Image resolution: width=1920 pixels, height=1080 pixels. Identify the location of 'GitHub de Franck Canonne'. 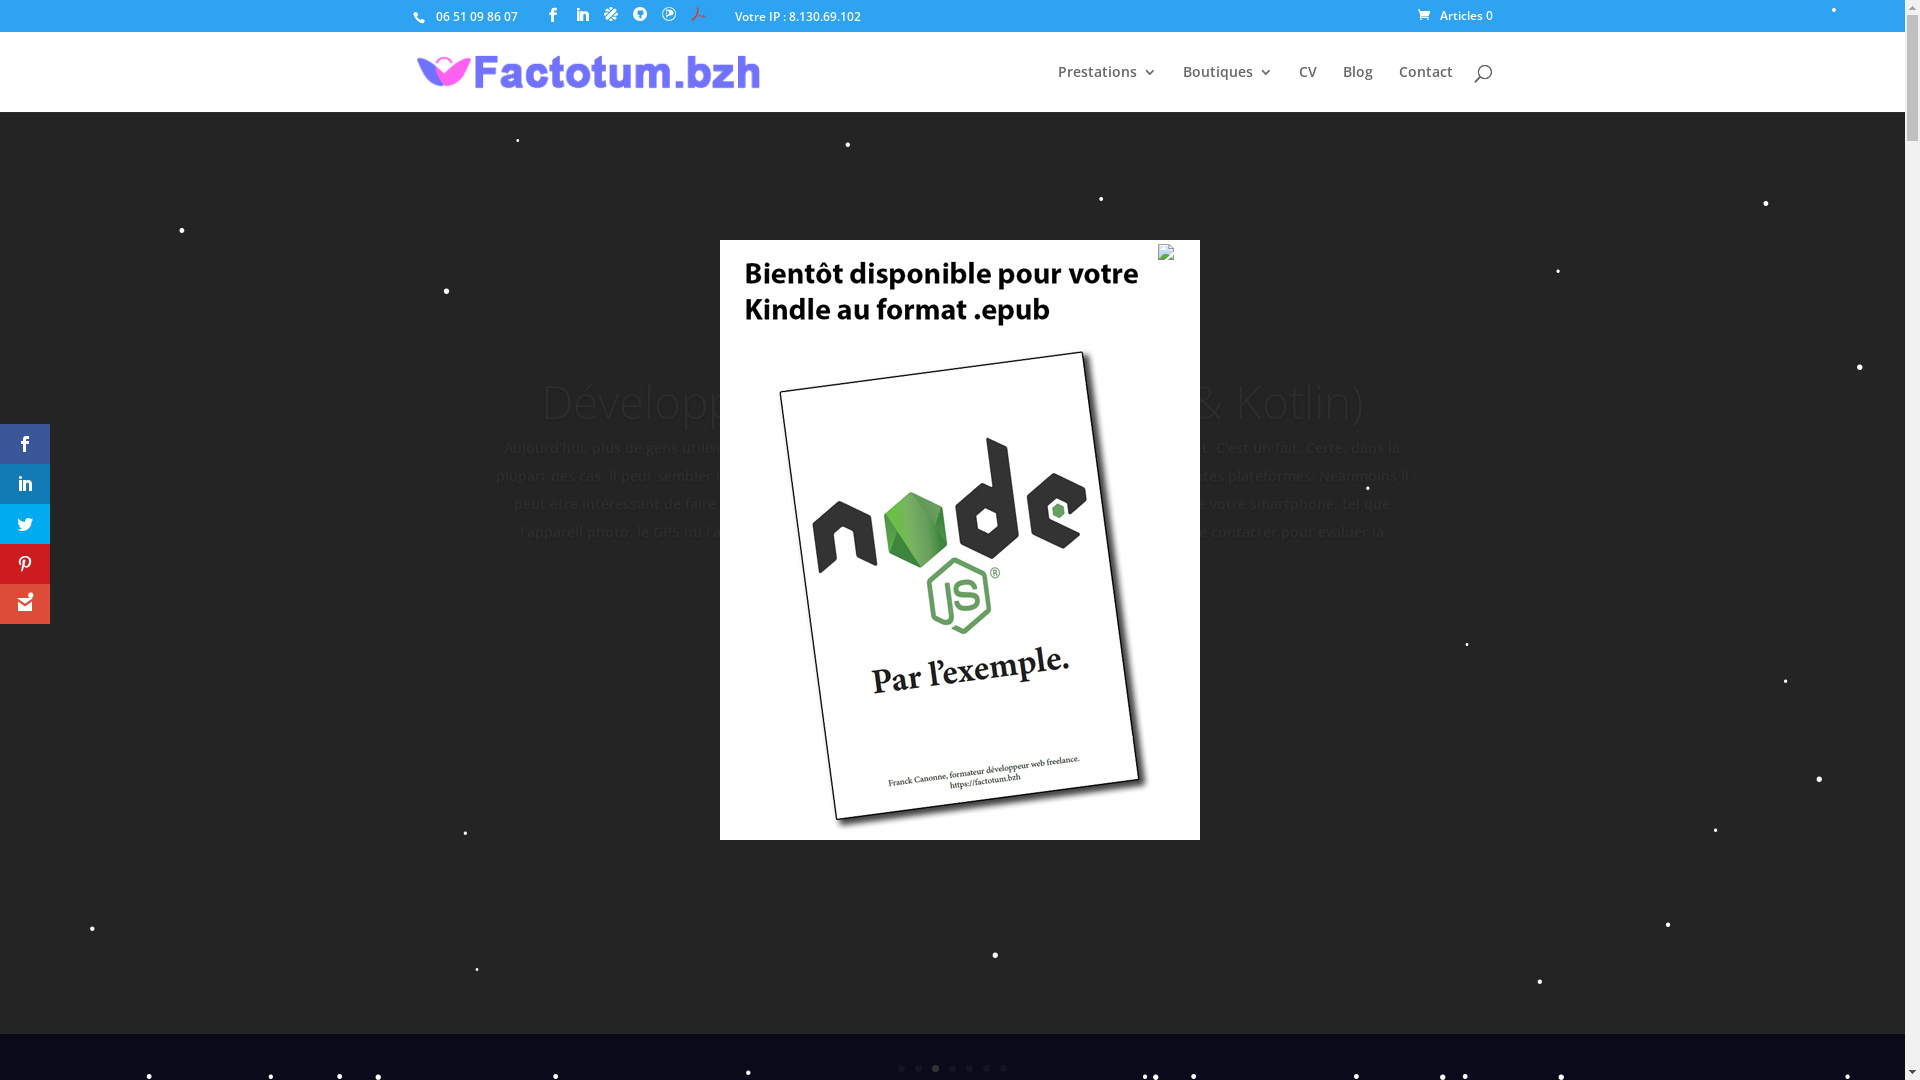
(637, 15).